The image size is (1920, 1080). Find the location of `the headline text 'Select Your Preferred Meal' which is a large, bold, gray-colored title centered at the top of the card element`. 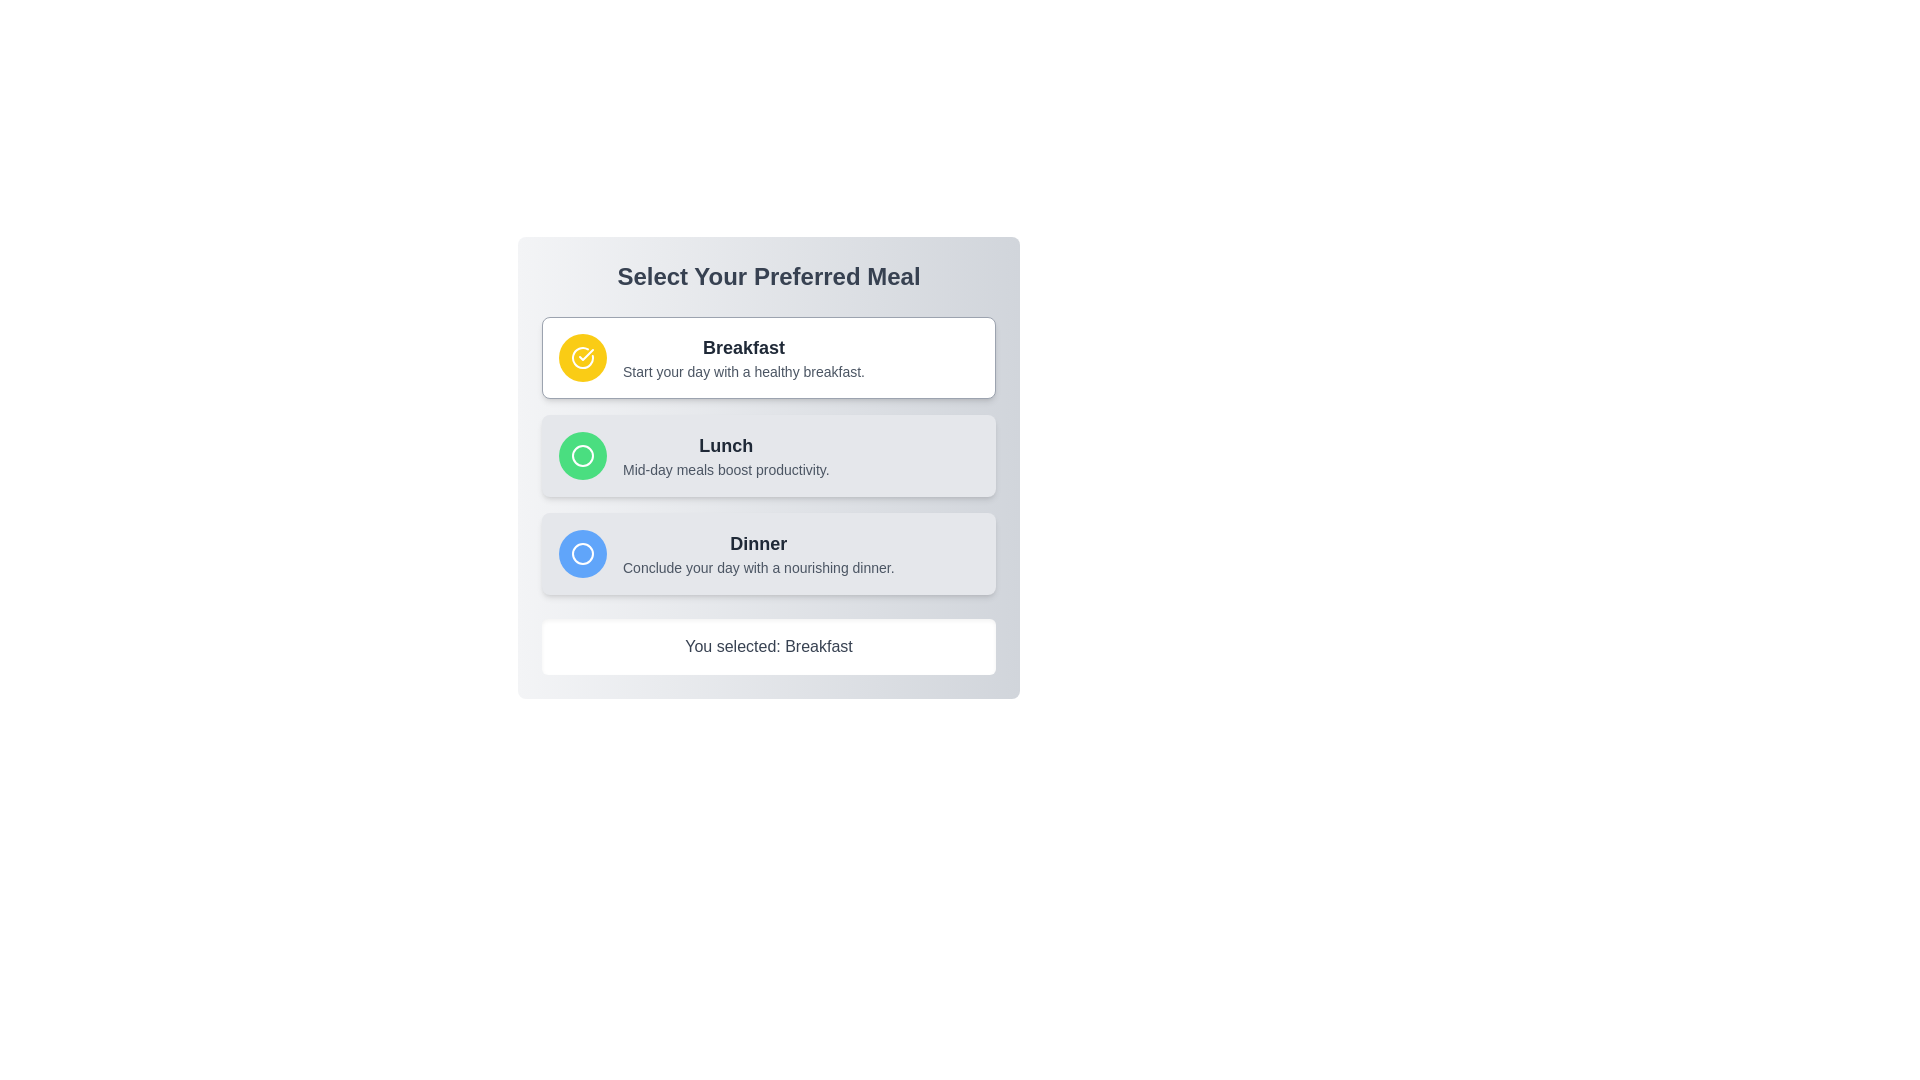

the headline text 'Select Your Preferred Meal' which is a large, bold, gray-colored title centered at the top of the card element is located at coordinates (767, 277).